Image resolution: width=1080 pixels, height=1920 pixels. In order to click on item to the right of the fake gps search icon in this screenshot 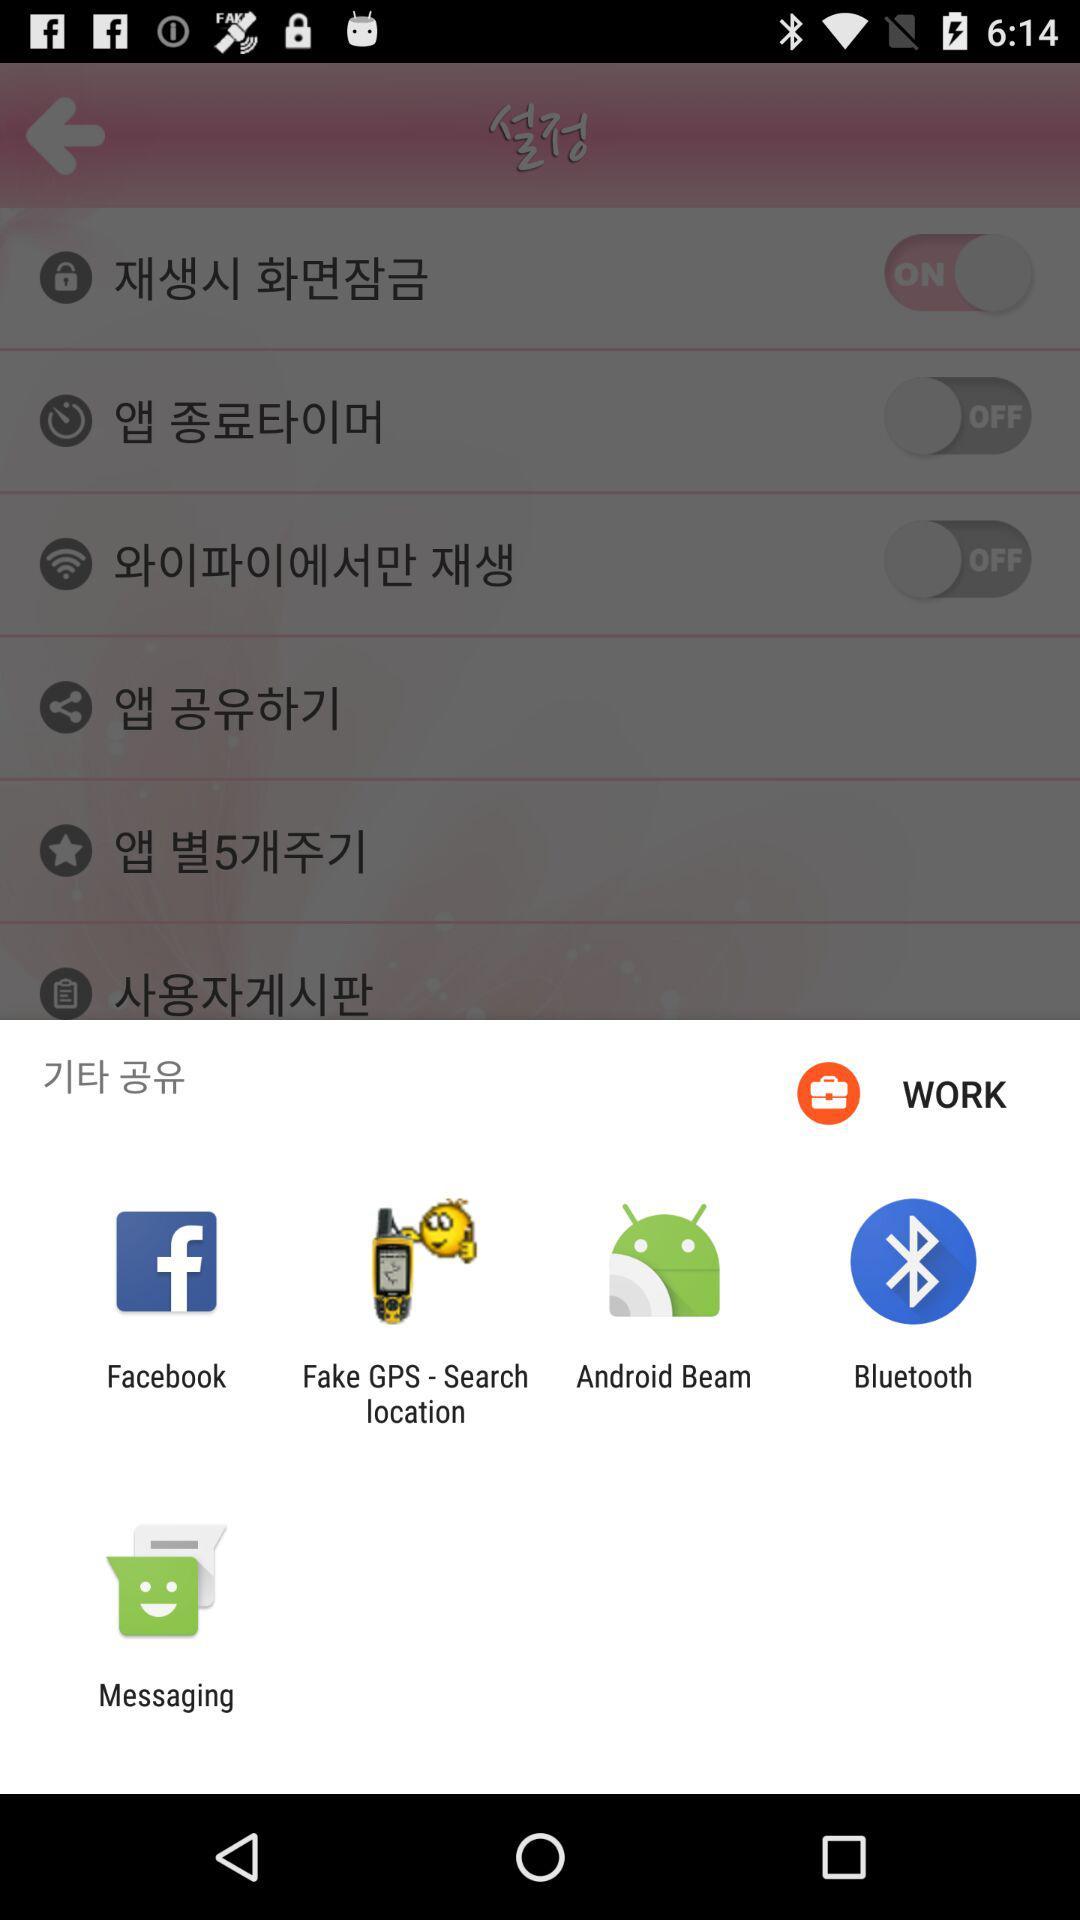, I will do `click(664, 1392)`.